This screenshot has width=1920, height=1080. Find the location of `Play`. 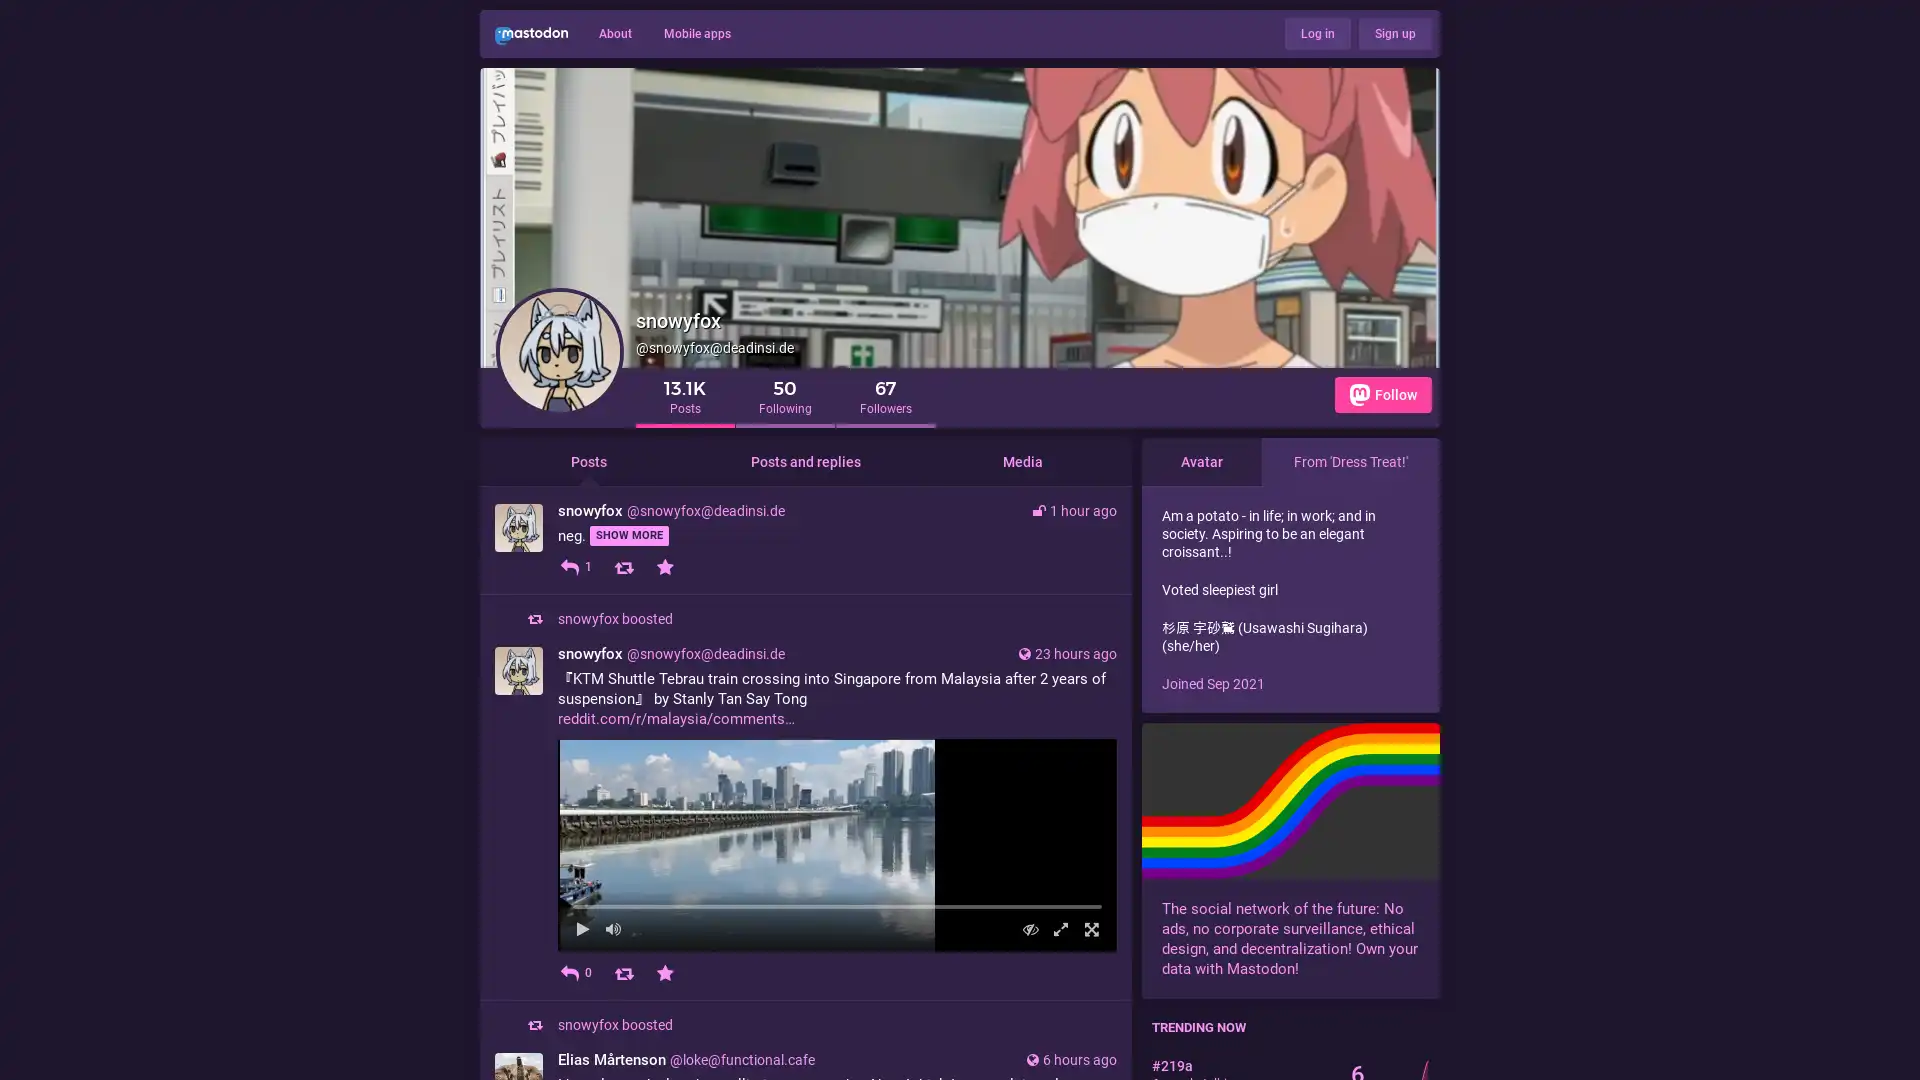

Play is located at coordinates (581, 1030).